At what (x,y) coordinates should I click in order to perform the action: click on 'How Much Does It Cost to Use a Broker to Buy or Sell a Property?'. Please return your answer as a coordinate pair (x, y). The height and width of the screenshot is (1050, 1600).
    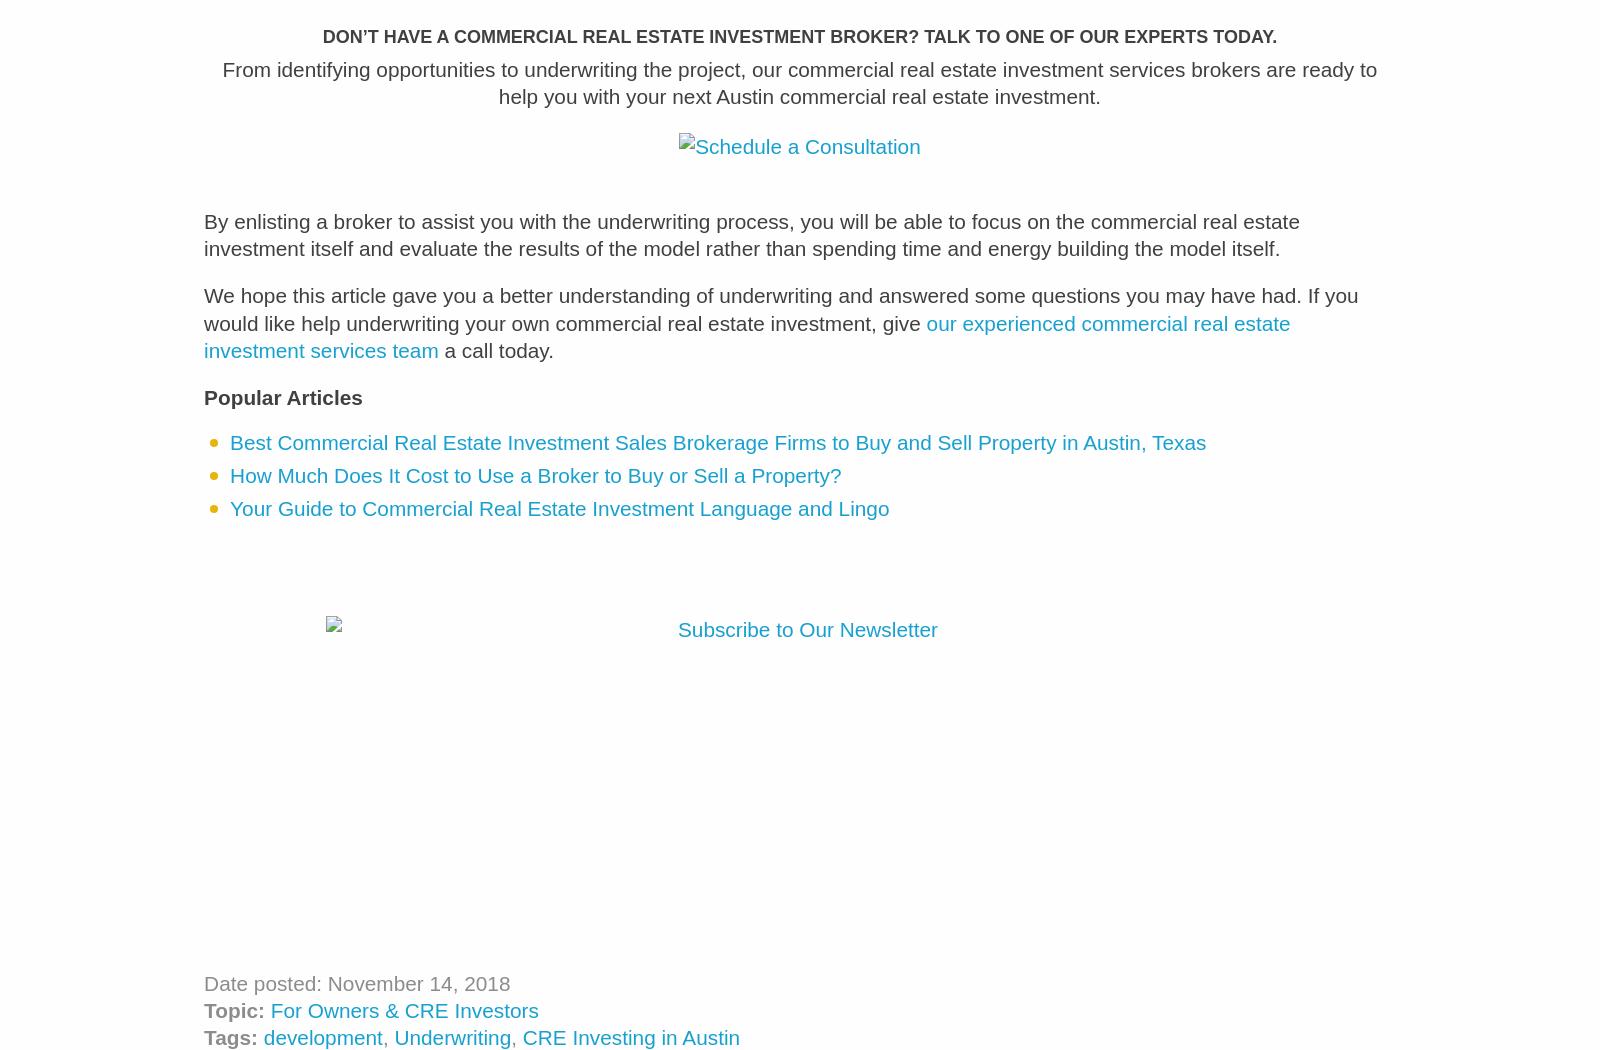
    Looking at the image, I should click on (229, 488).